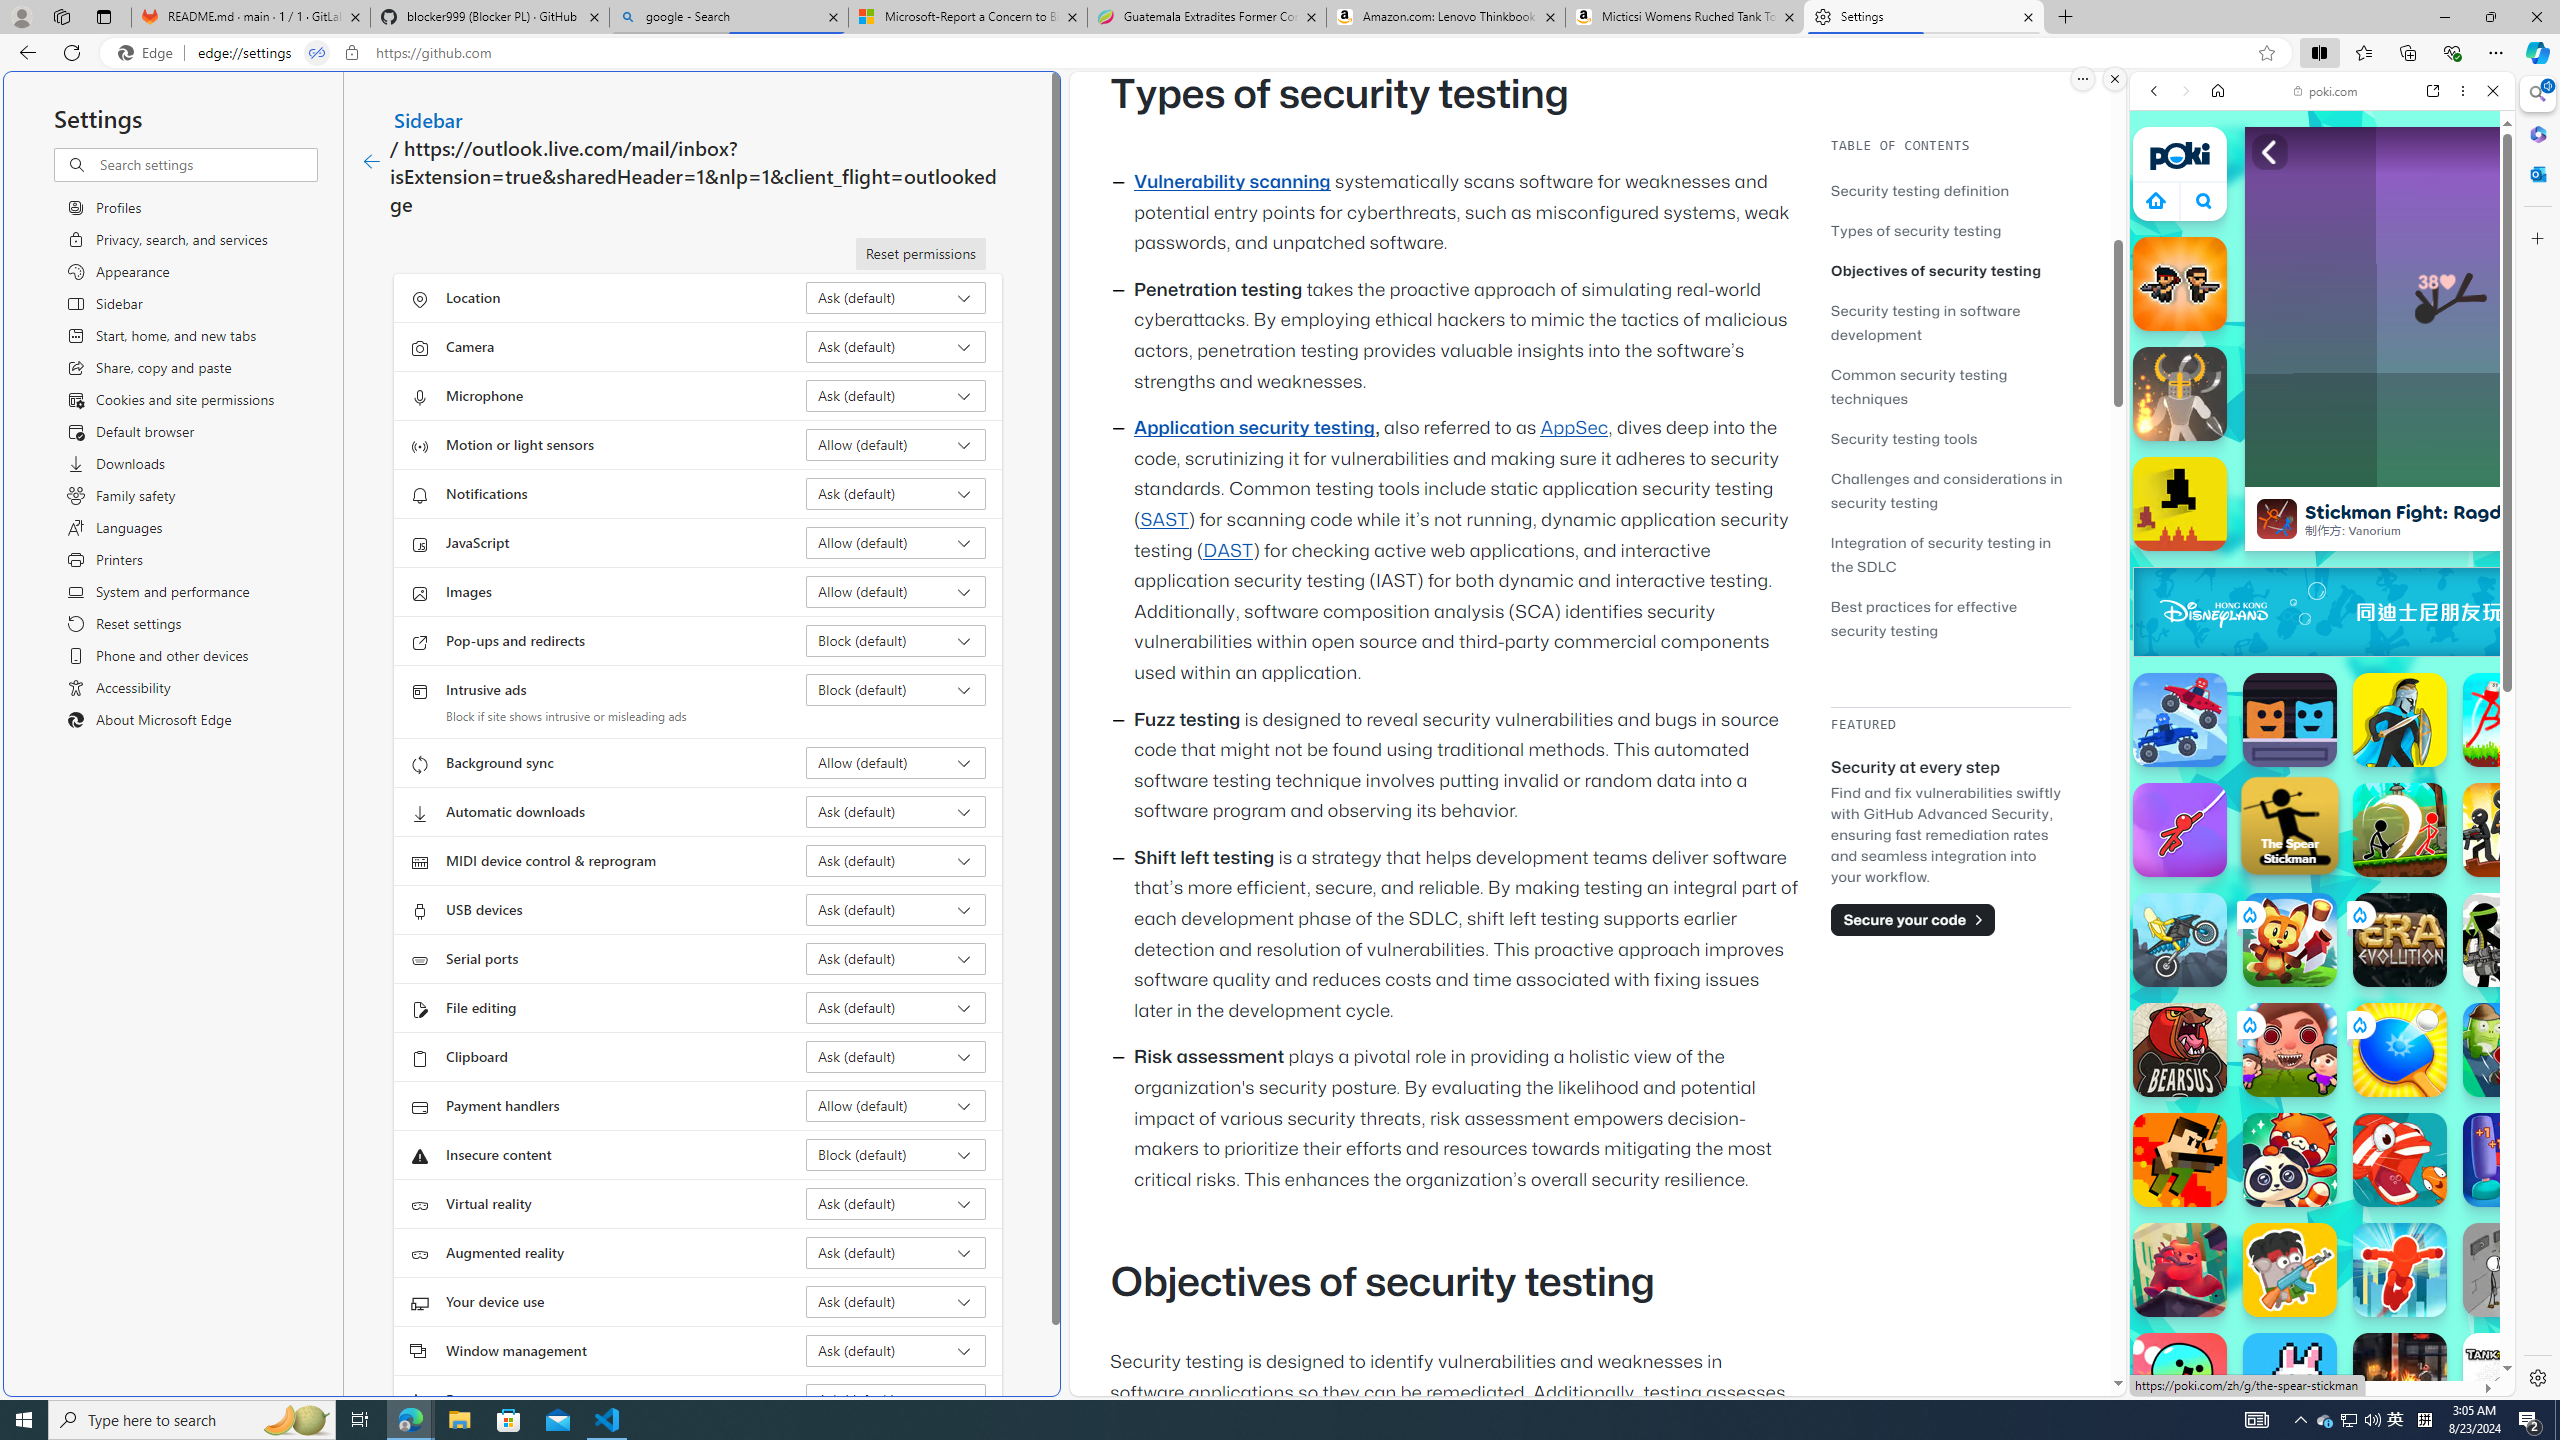 This screenshot has width=2560, height=1440. Describe the element at coordinates (2324, 91) in the screenshot. I see `'poki.com'` at that location.